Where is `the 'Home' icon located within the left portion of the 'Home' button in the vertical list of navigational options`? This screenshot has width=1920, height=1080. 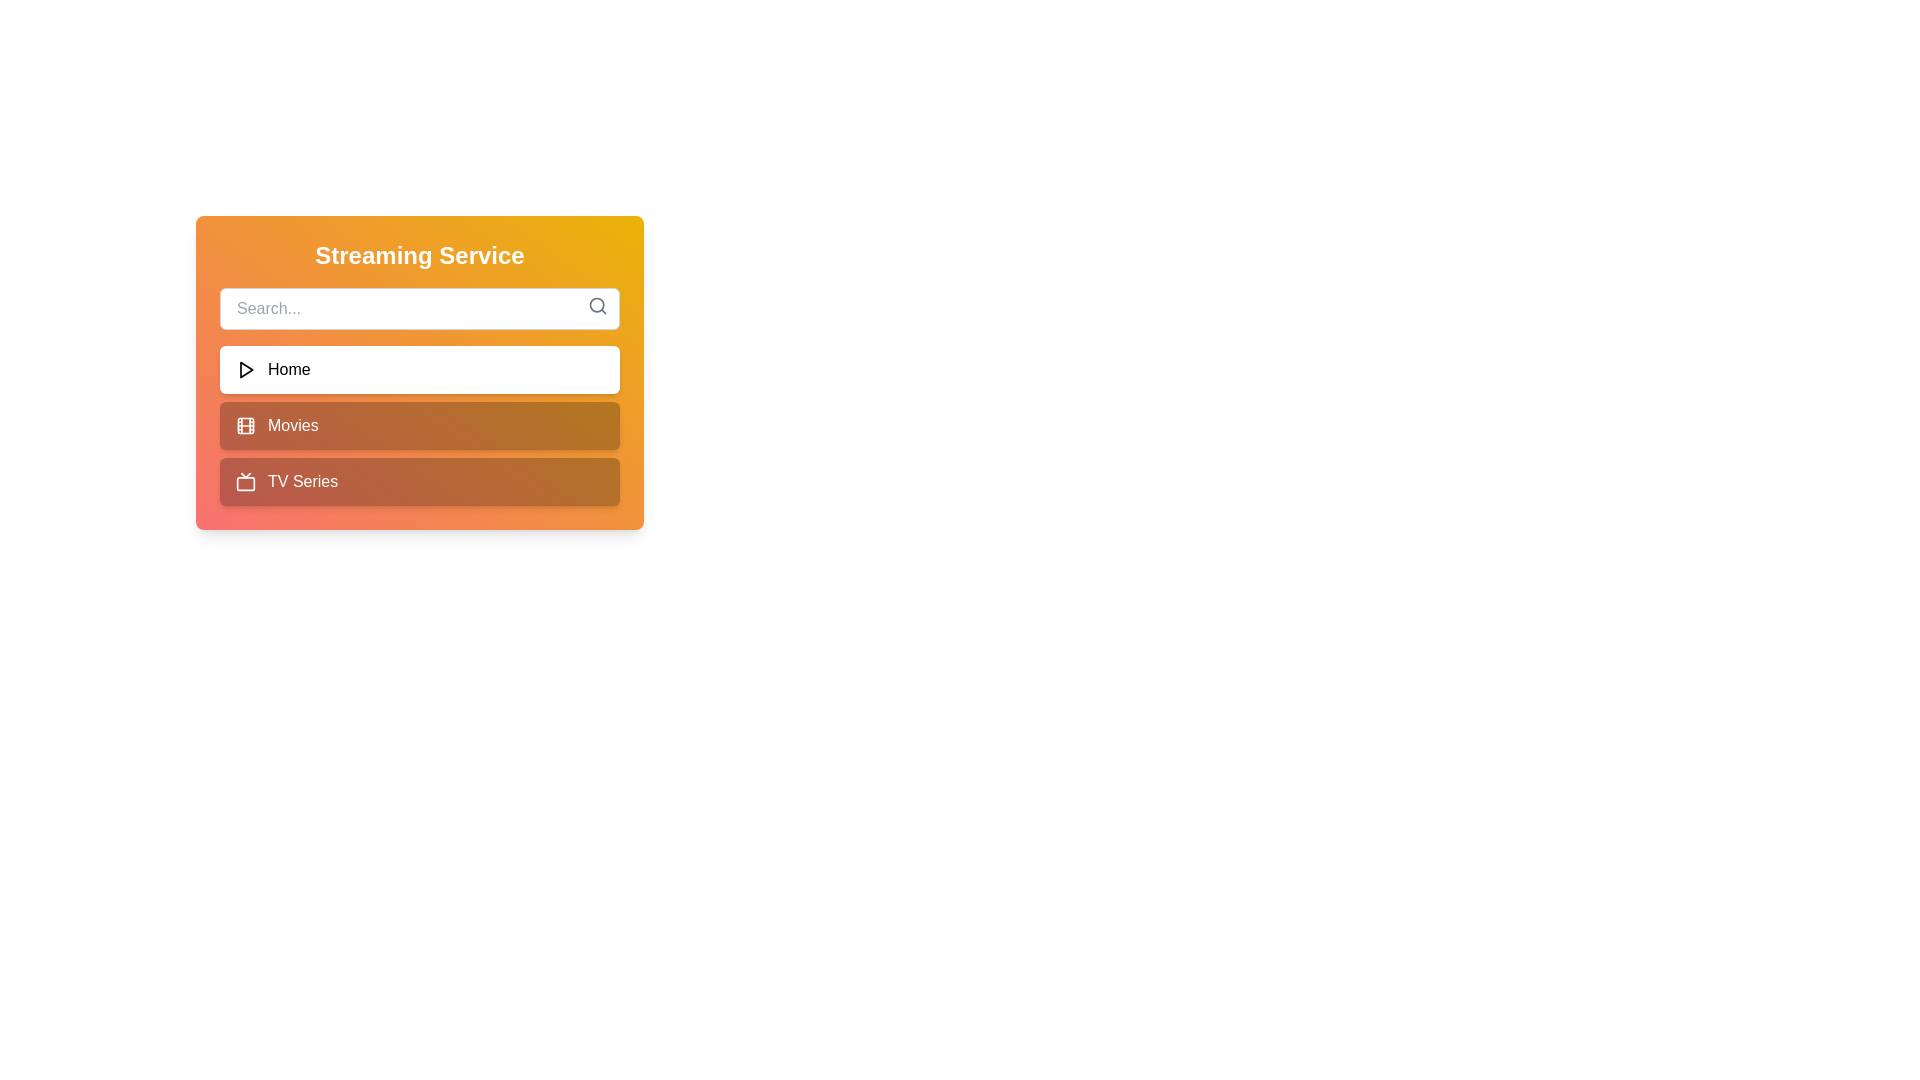 the 'Home' icon located within the left portion of the 'Home' button in the vertical list of navigational options is located at coordinates (244, 370).